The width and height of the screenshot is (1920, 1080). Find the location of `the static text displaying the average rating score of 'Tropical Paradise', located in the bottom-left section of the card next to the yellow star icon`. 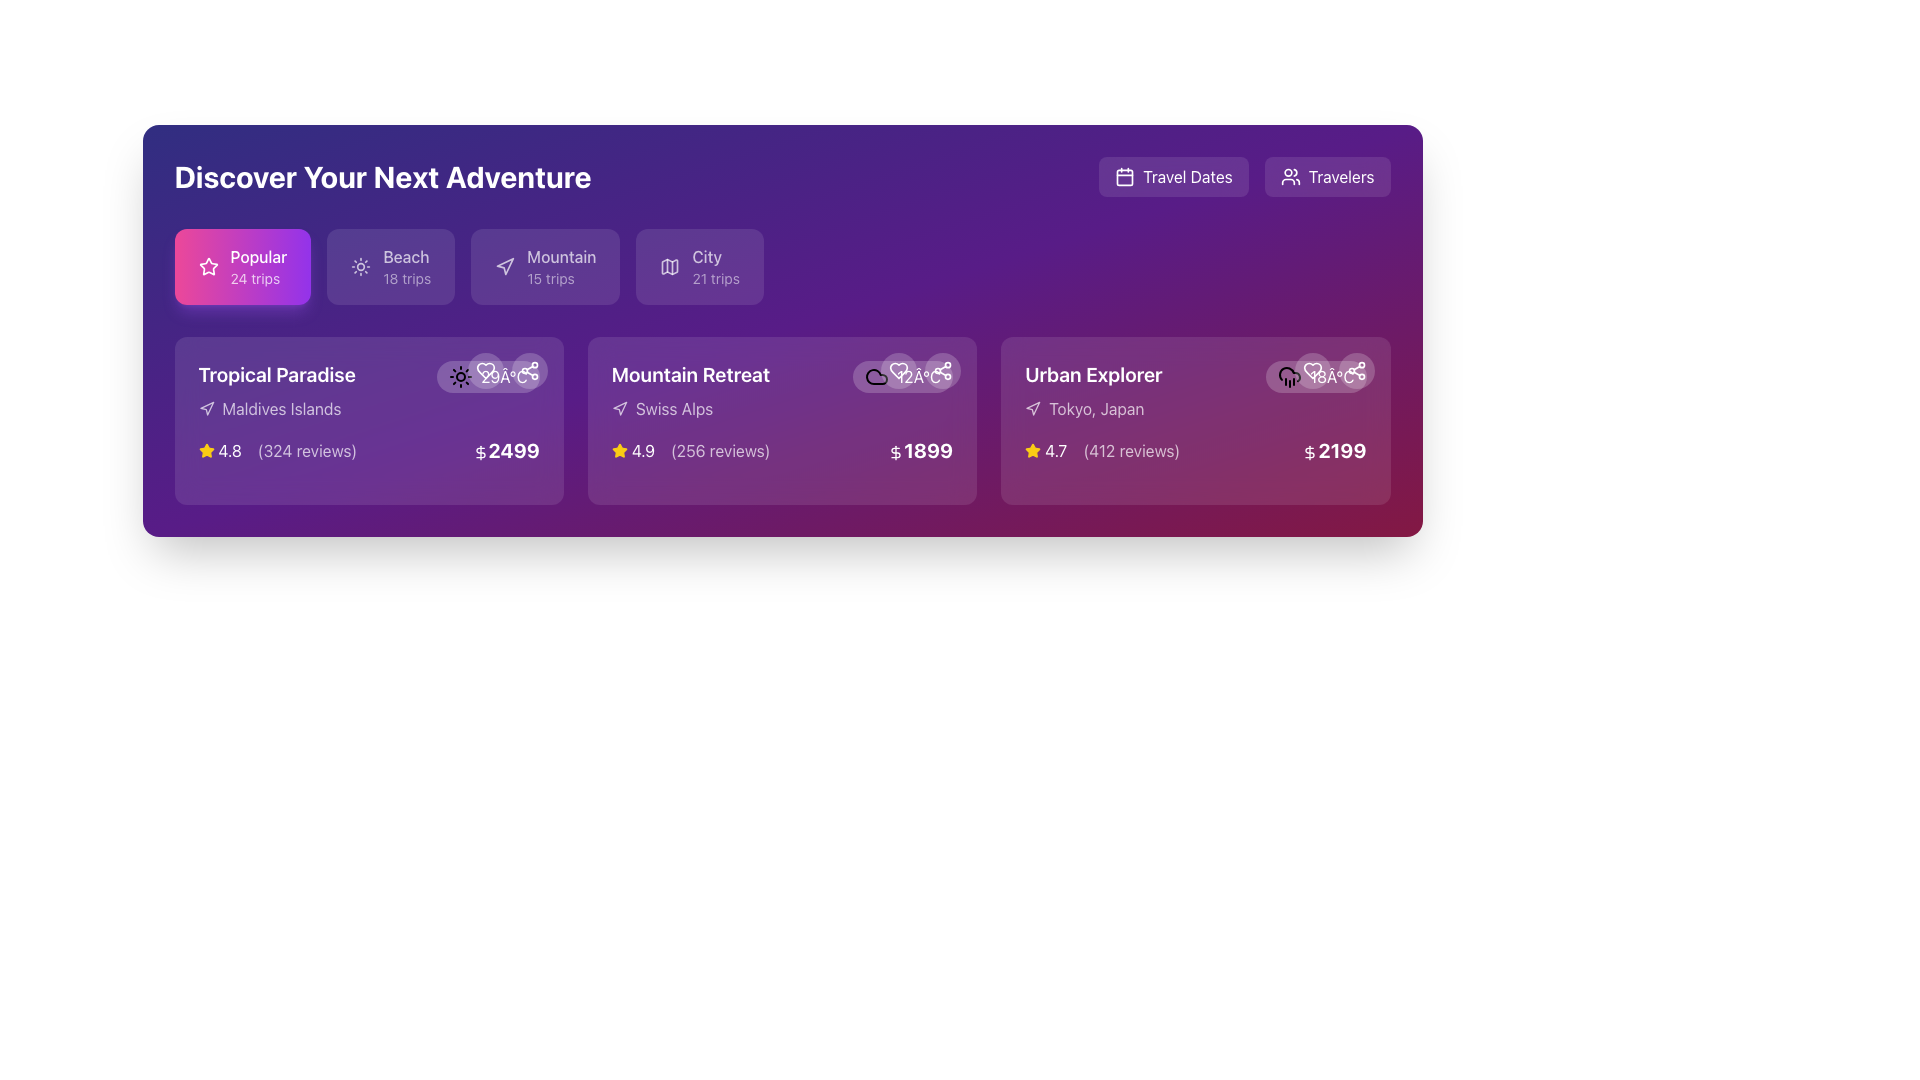

the static text displaying the average rating score of 'Tropical Paradise', located in the bottom-left section of the card next to the yellow star icon is located at coordinates (230, 451).